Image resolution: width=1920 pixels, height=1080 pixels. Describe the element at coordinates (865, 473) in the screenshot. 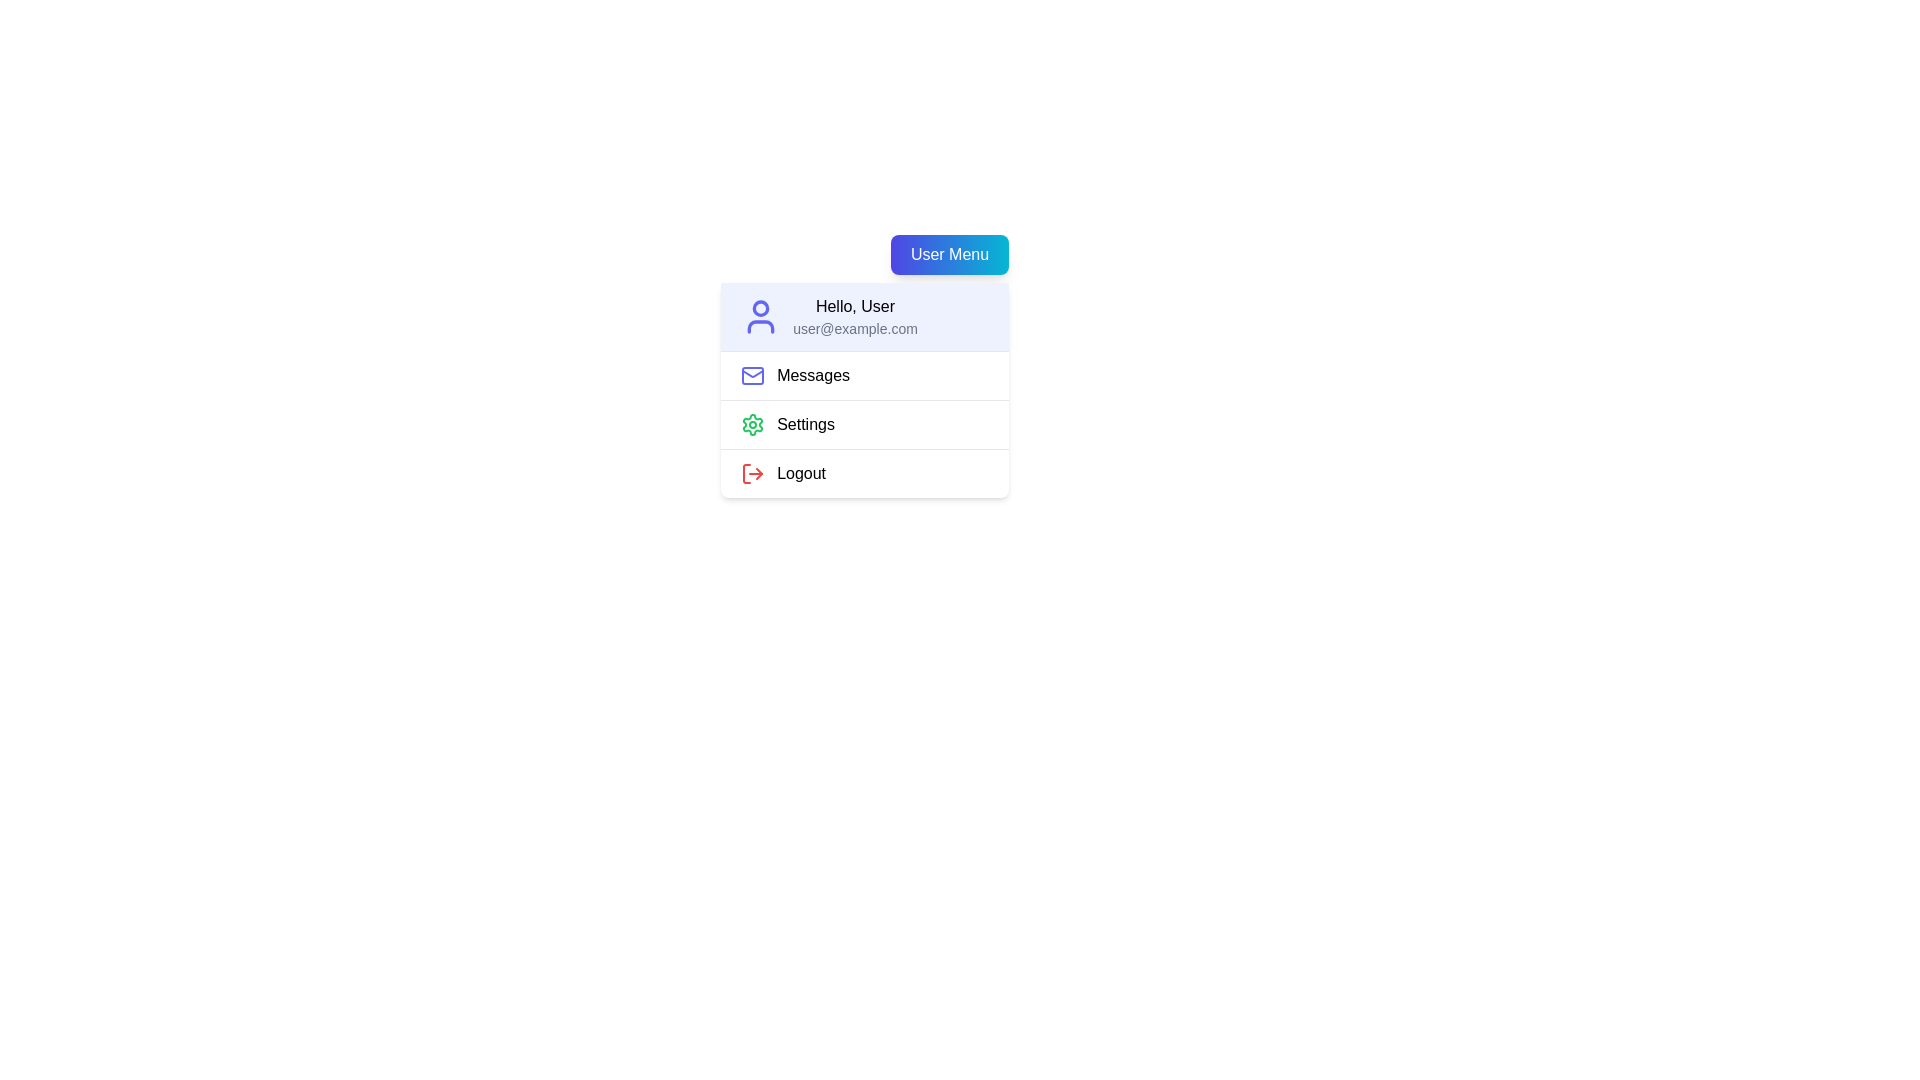

I see `the menu item Logout` at that location.